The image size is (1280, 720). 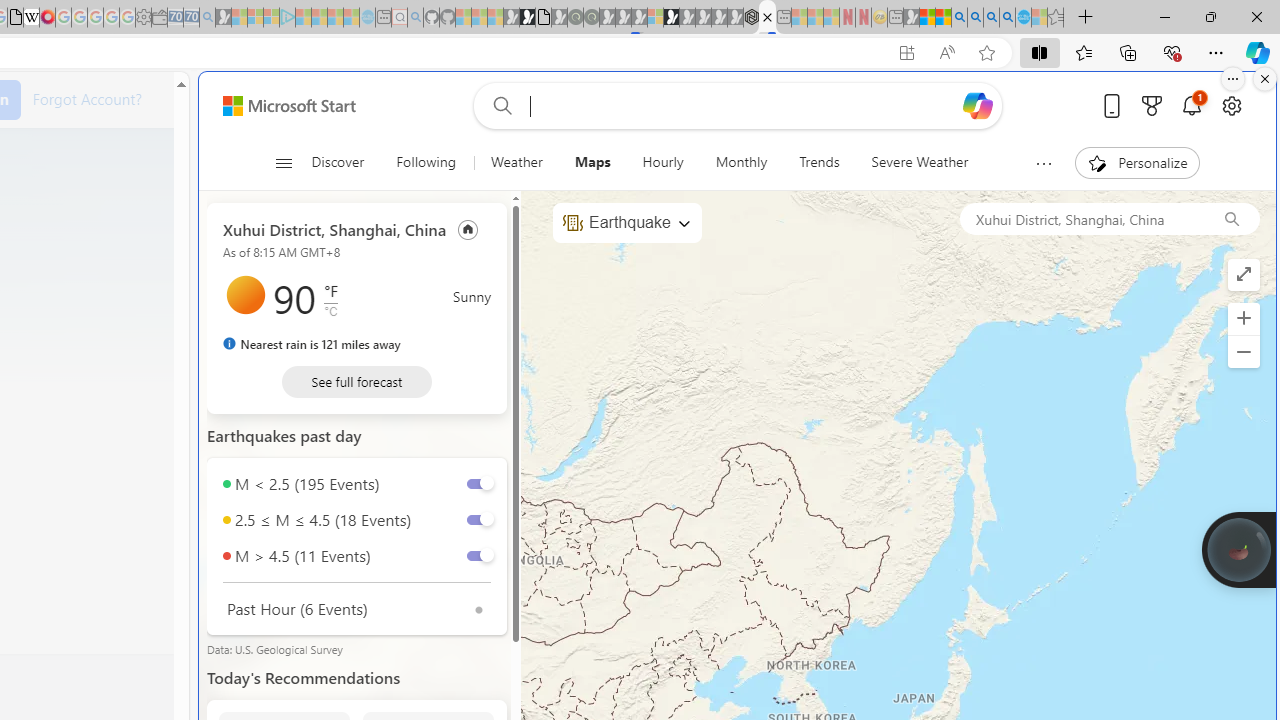 I want to click on 'Hourly', so click(x=663, y=162).